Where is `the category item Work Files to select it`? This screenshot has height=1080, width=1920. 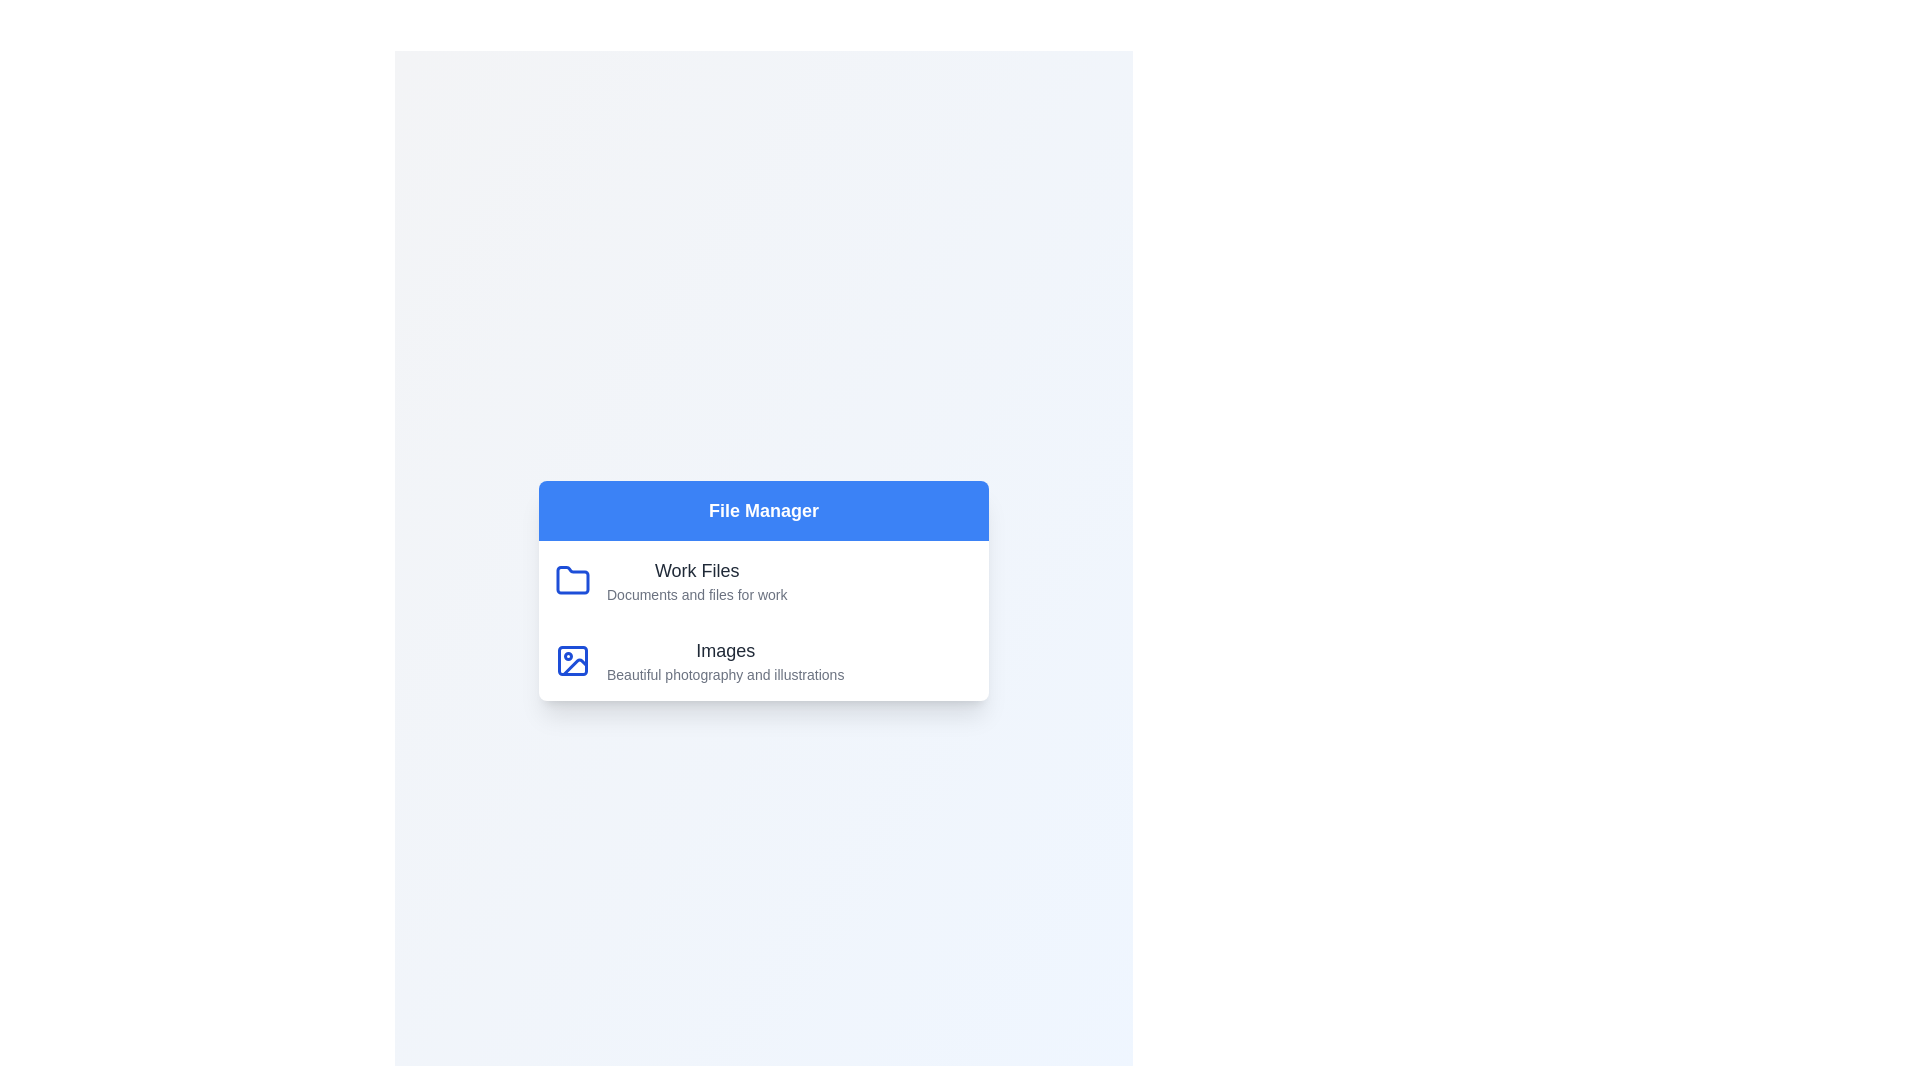 the category item Work Files to select it is located at coordinates (762, 581).